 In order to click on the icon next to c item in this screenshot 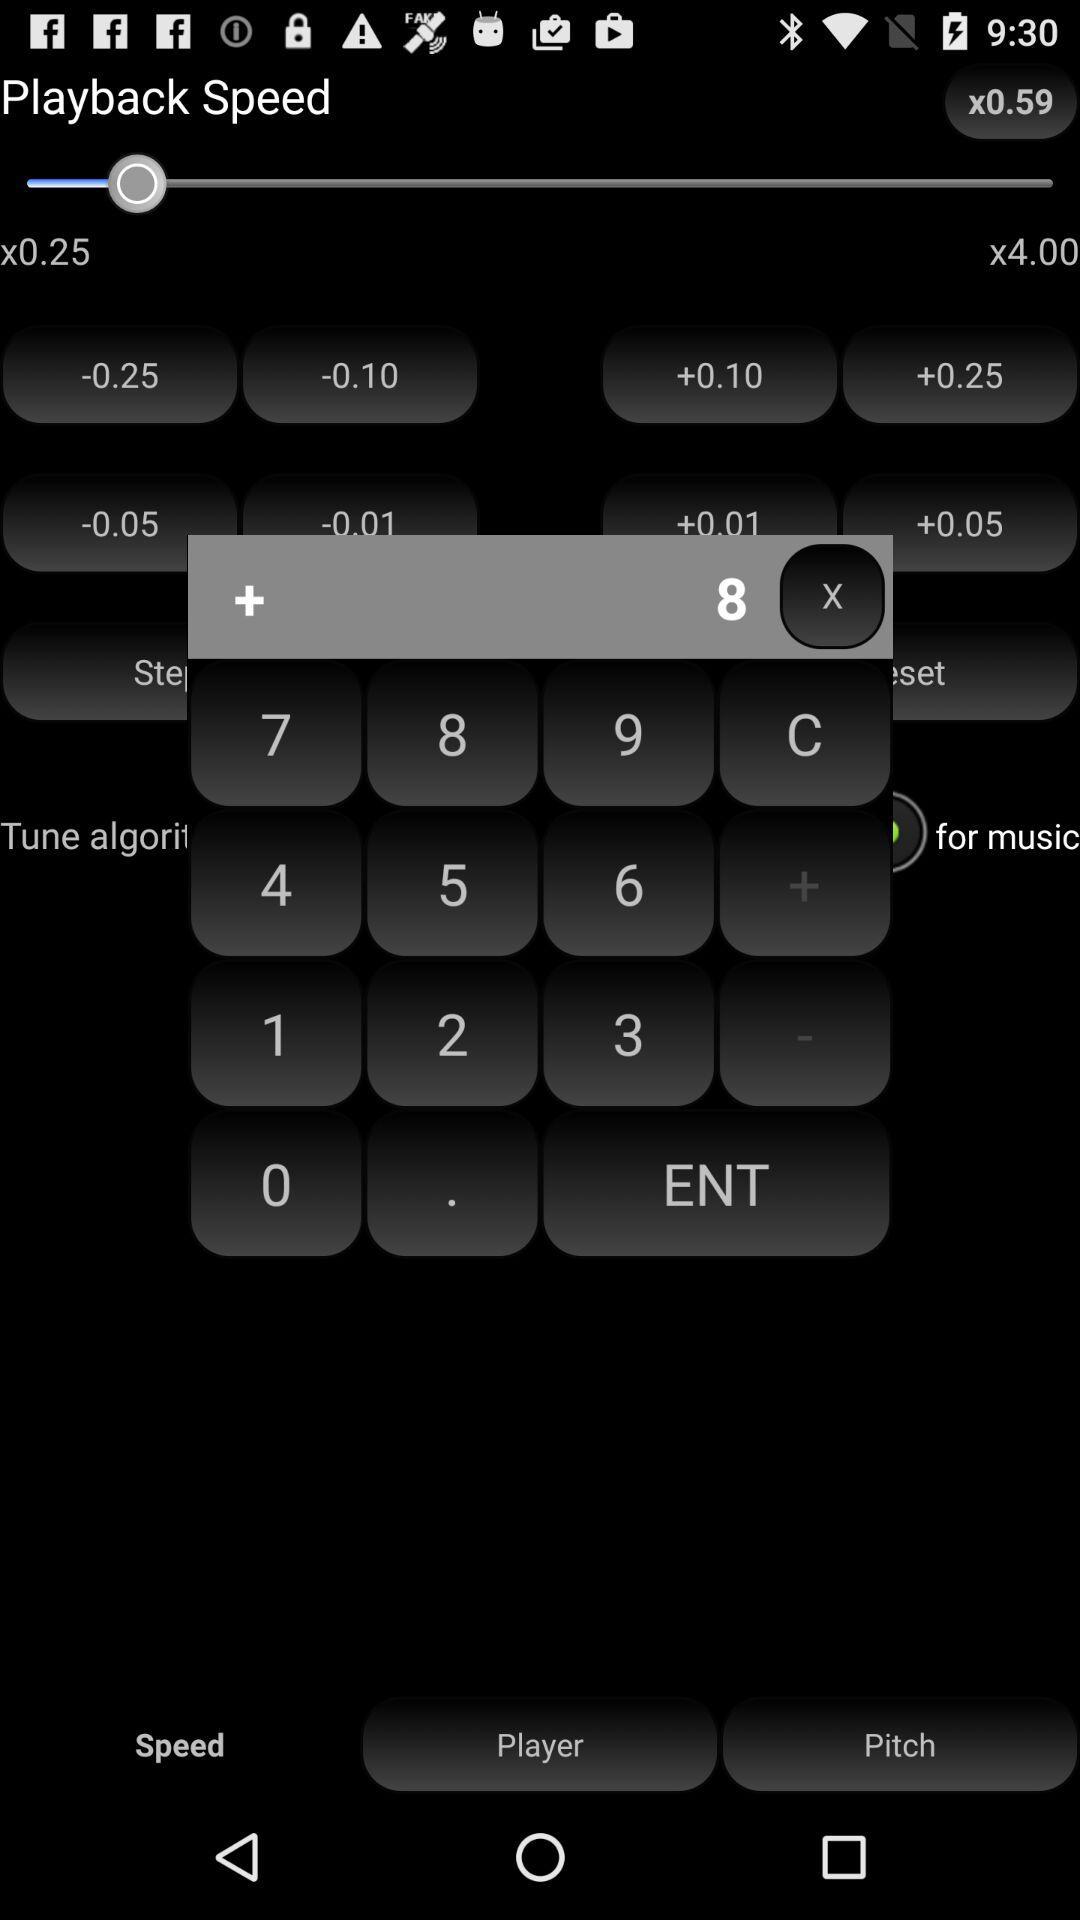, I will do `click(627, 882)`.